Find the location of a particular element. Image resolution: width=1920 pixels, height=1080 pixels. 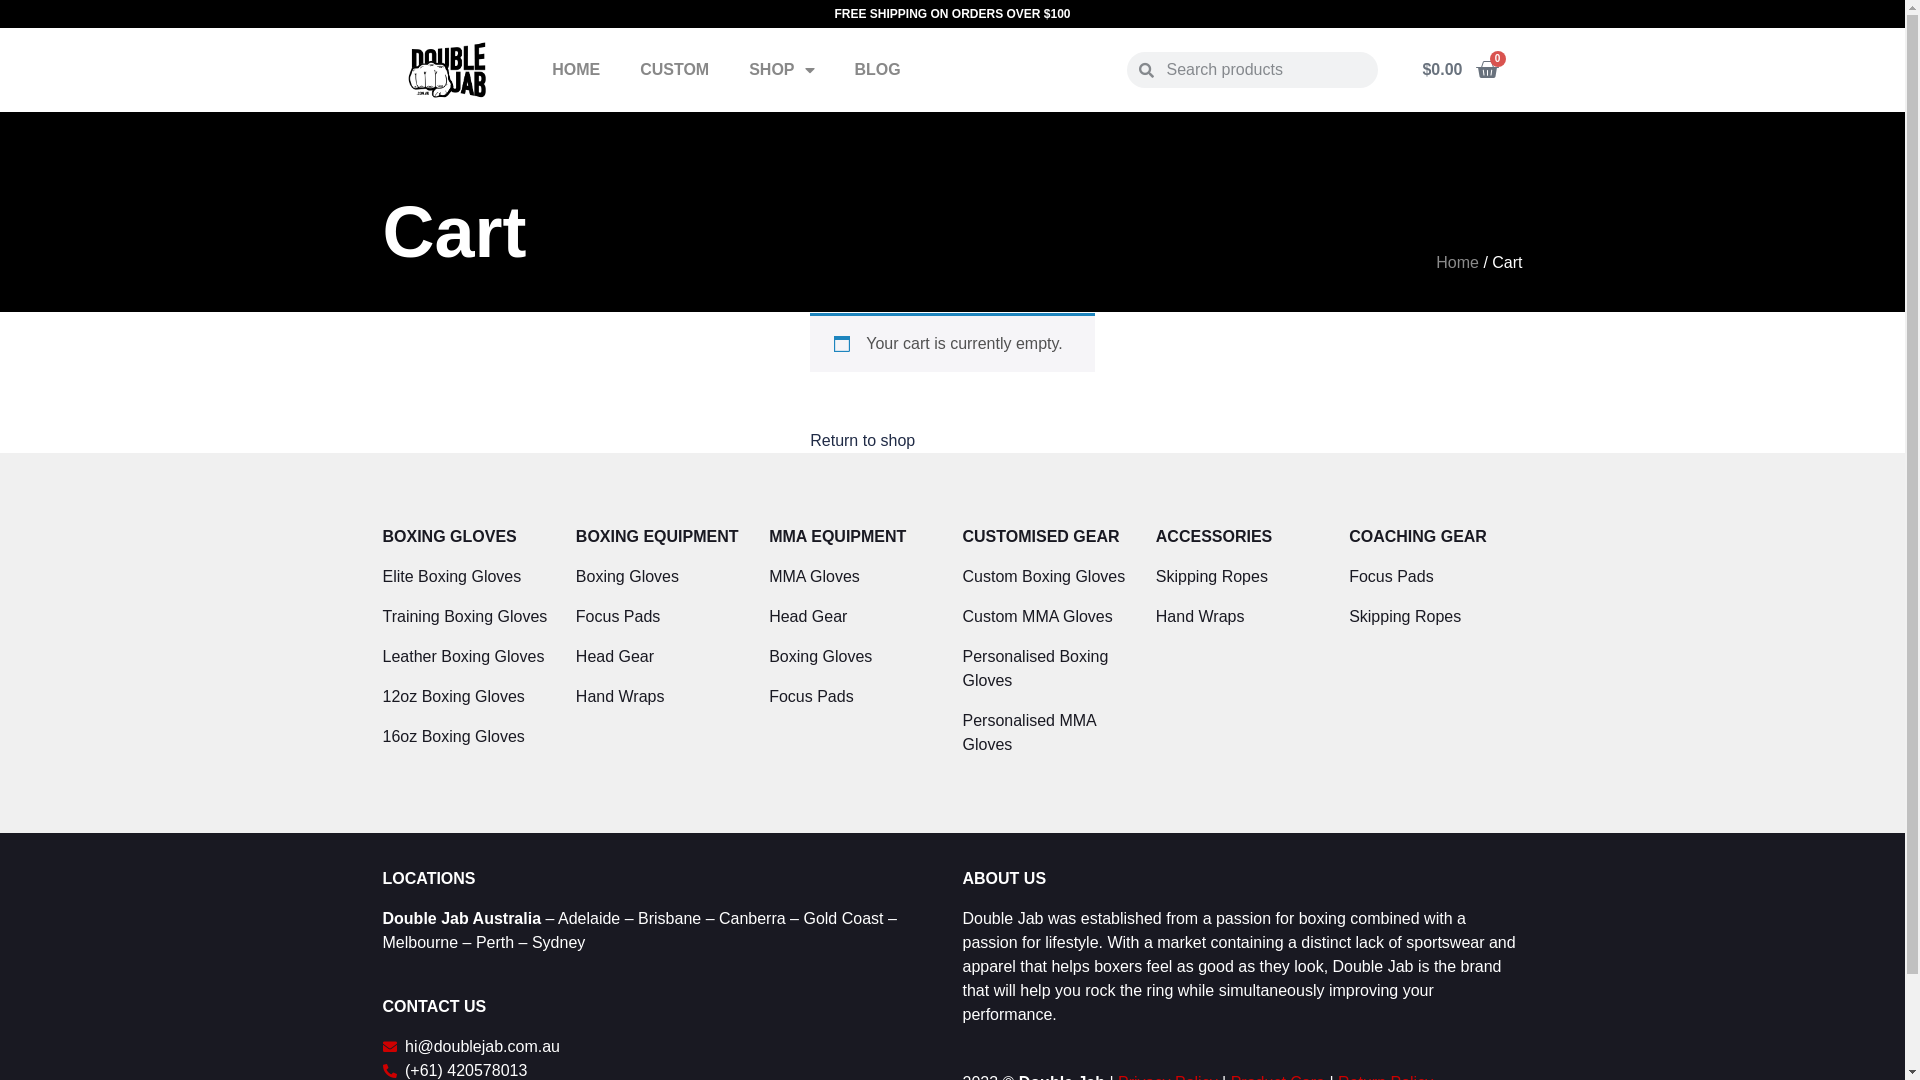

'Leather Boxing Gloves' is located at coordinates (467, 656).